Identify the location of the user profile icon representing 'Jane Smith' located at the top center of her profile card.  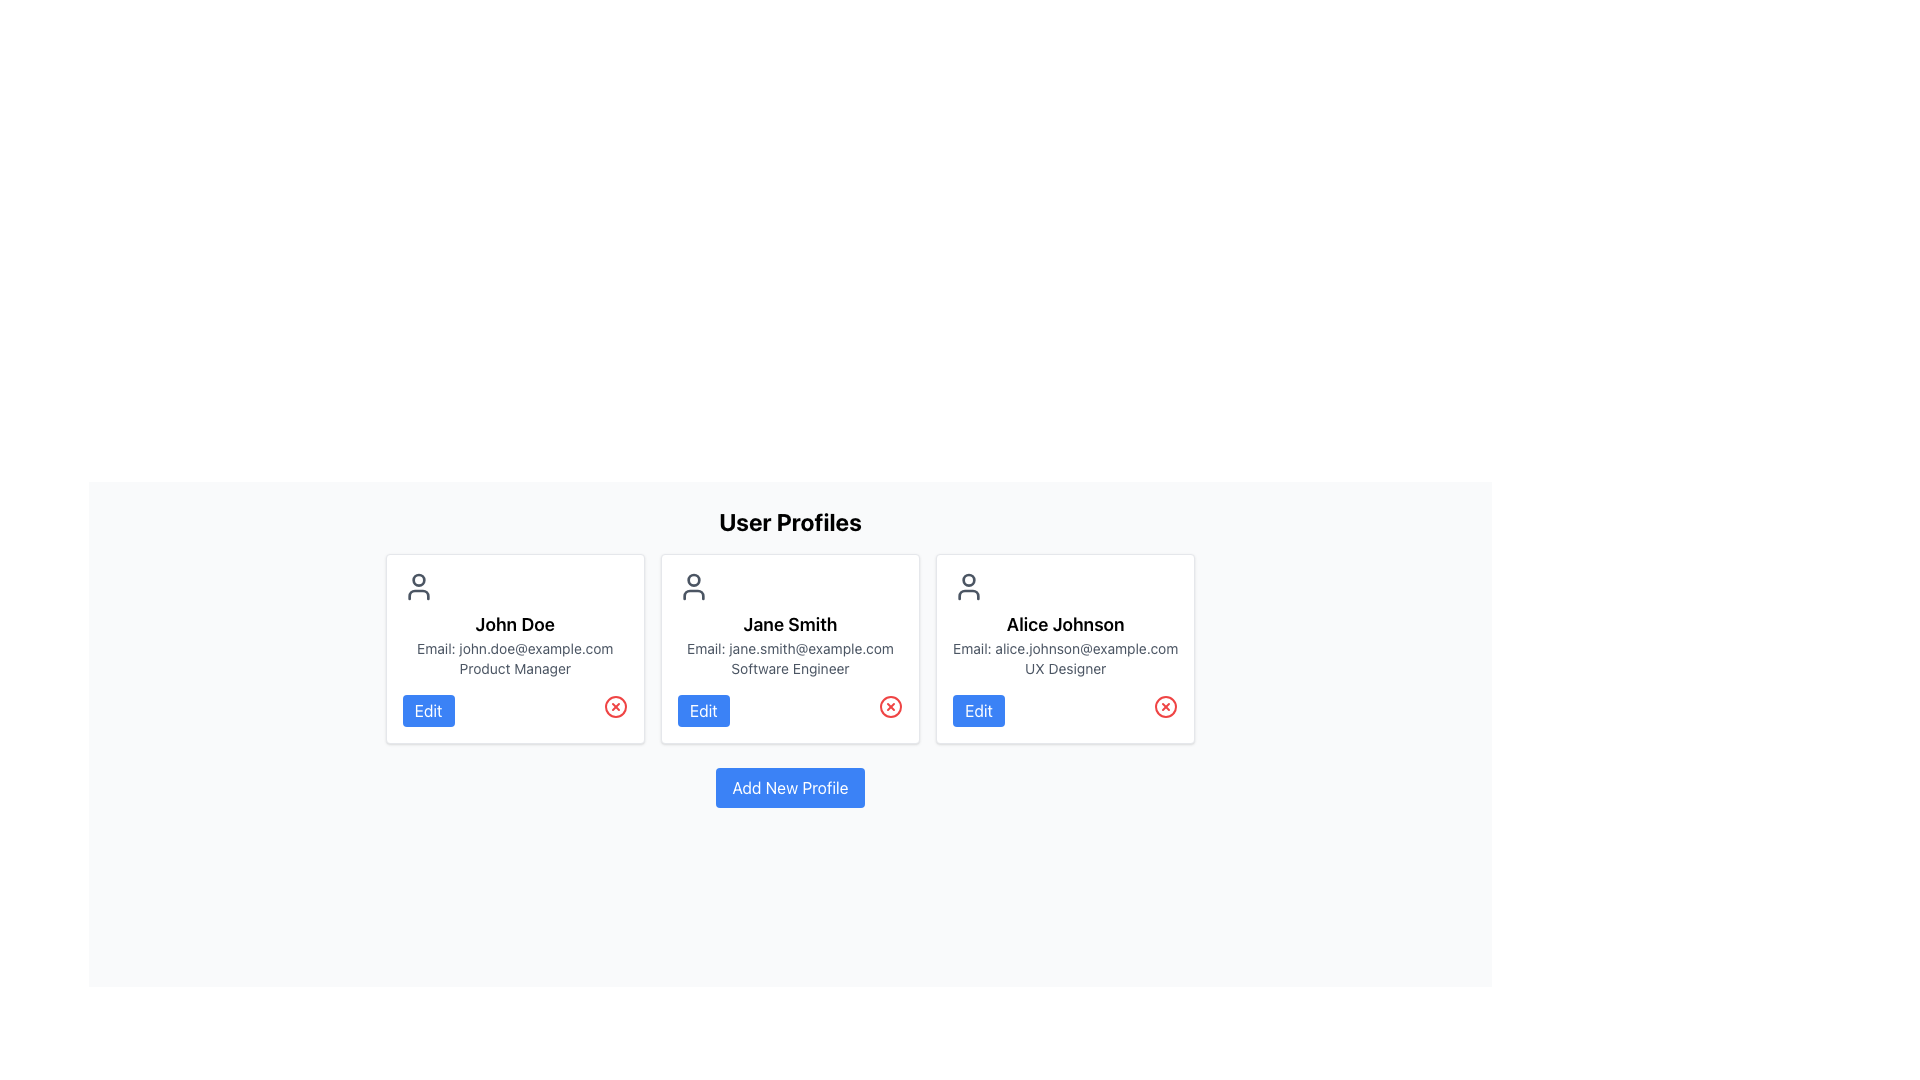
(693, 585).